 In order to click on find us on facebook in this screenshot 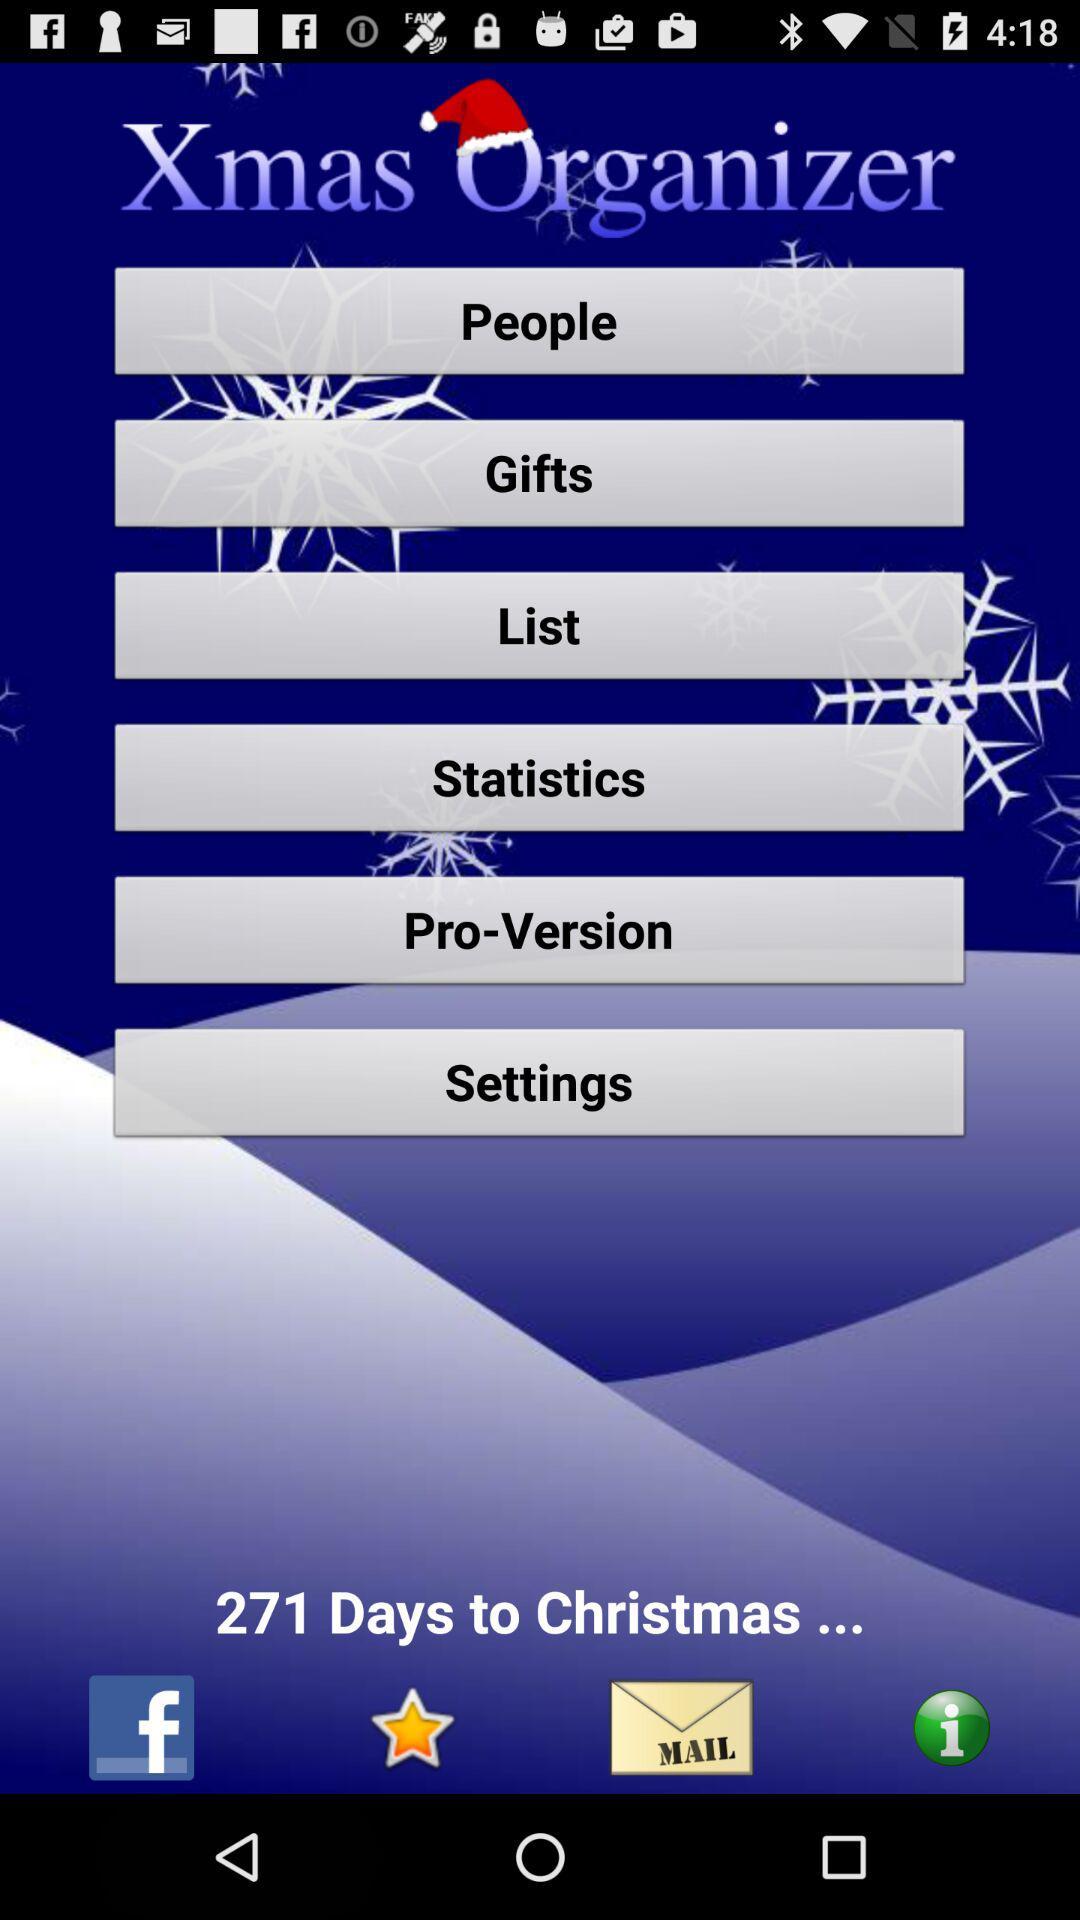, I will do `click(140, 1727)`.